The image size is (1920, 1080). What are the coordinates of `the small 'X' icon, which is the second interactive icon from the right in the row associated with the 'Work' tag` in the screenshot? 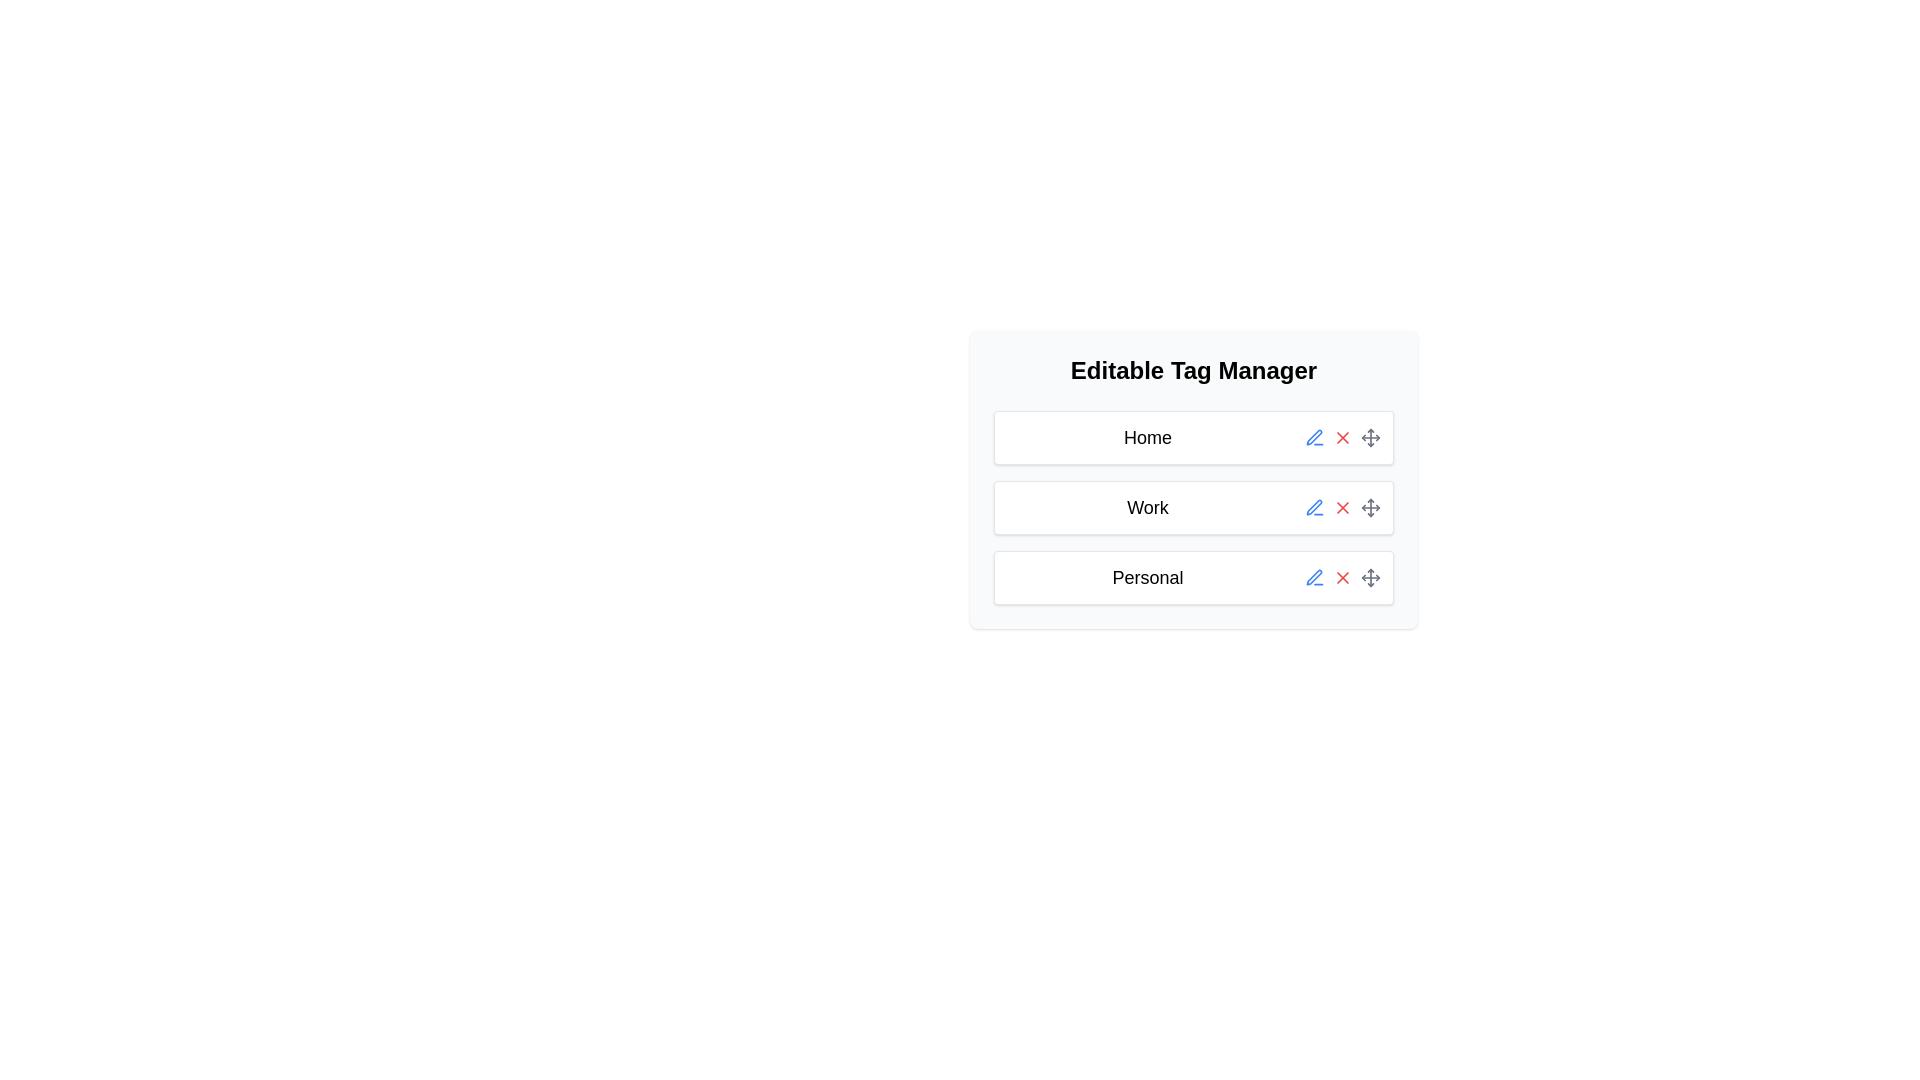 It's located at (1343, 507).